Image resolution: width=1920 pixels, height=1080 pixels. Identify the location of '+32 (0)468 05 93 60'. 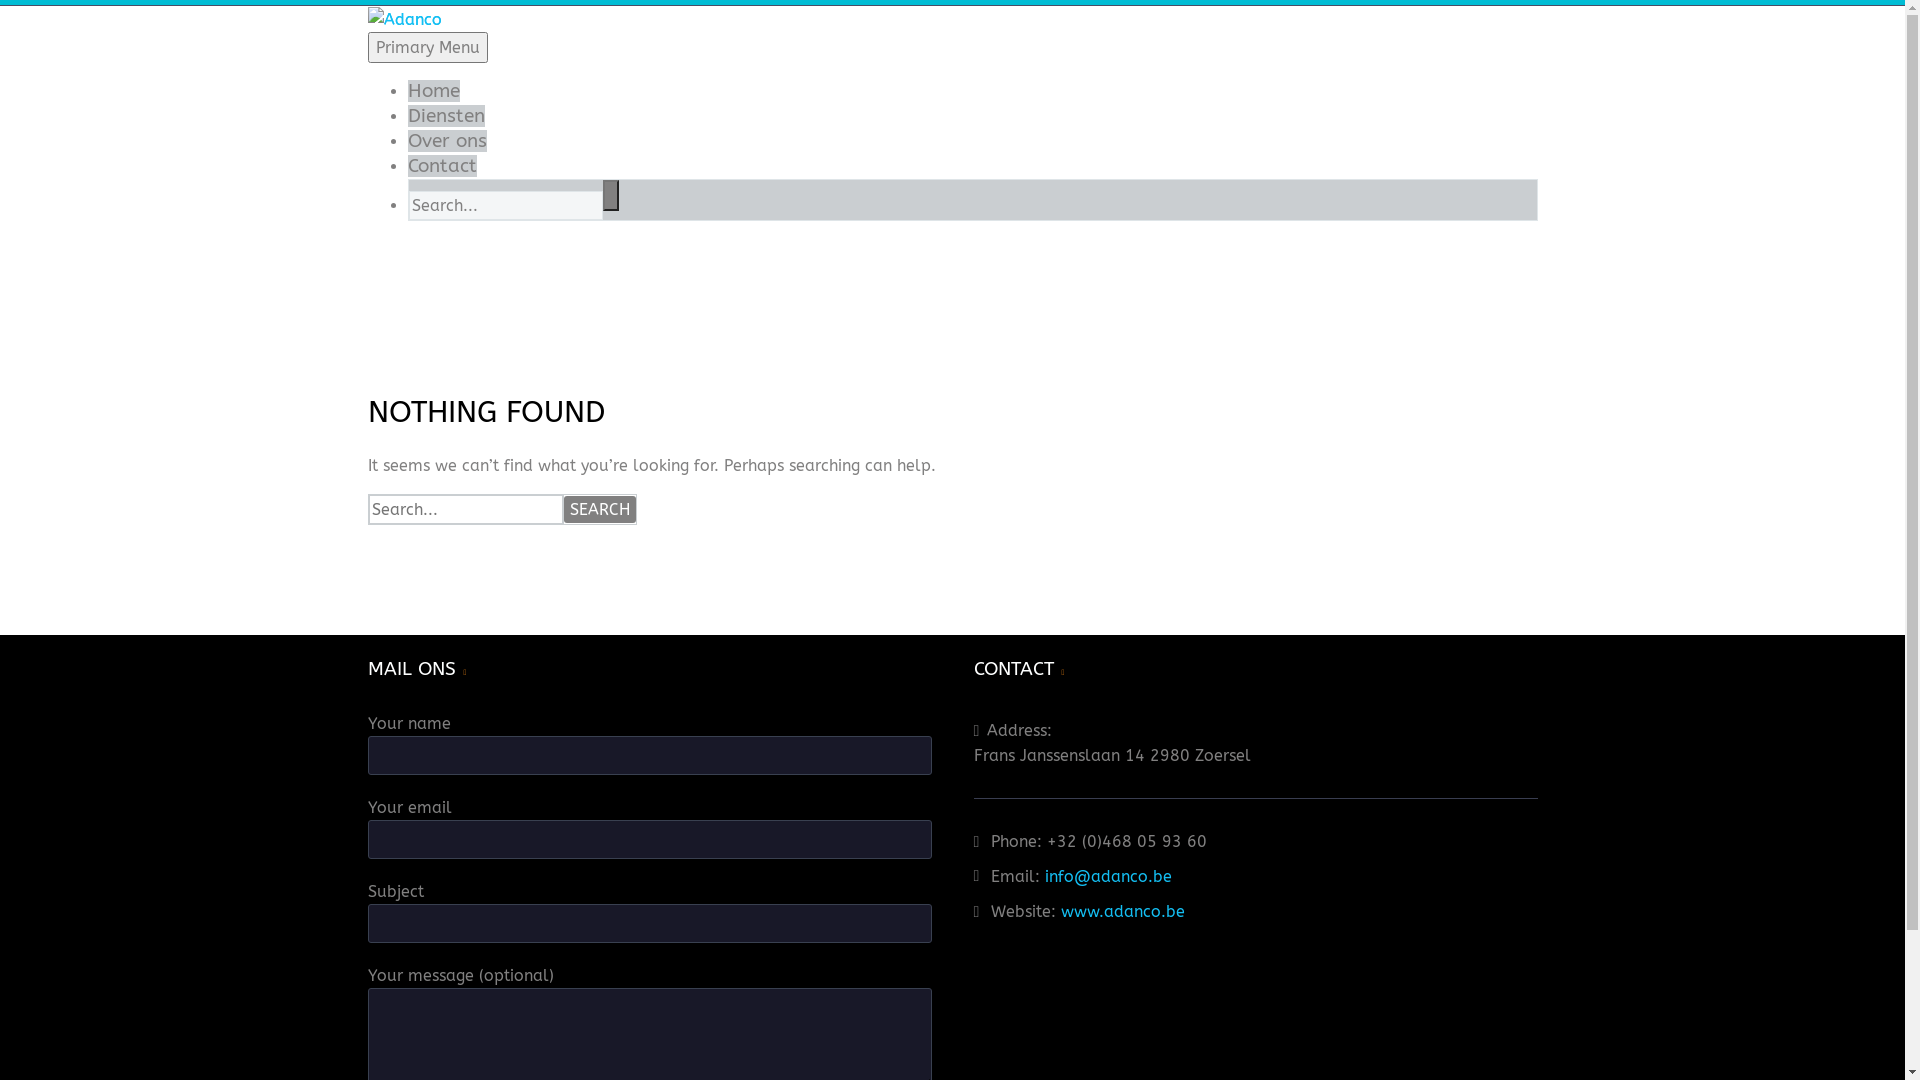
(1045, 841).